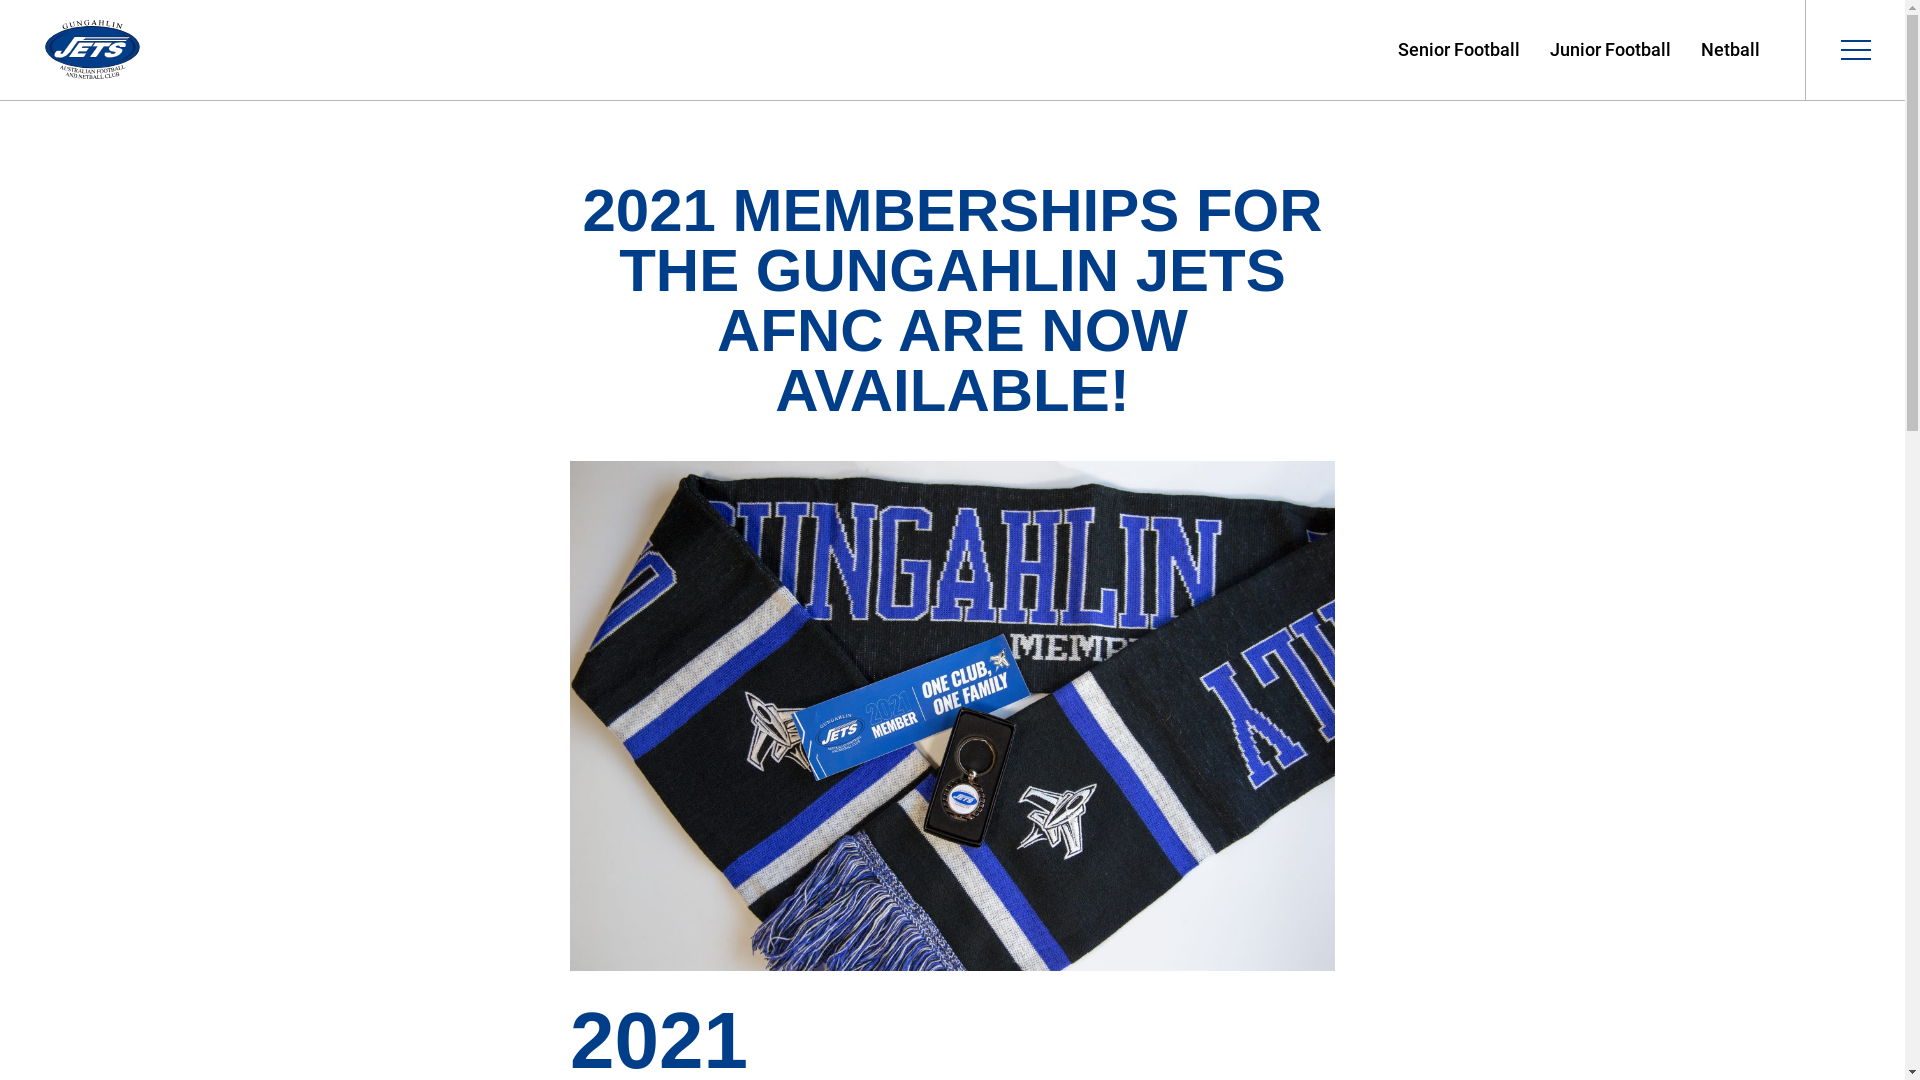  Describe the element at coordinates (1610, 49) in the screenshot. I see `'Junior Football'` at that location.